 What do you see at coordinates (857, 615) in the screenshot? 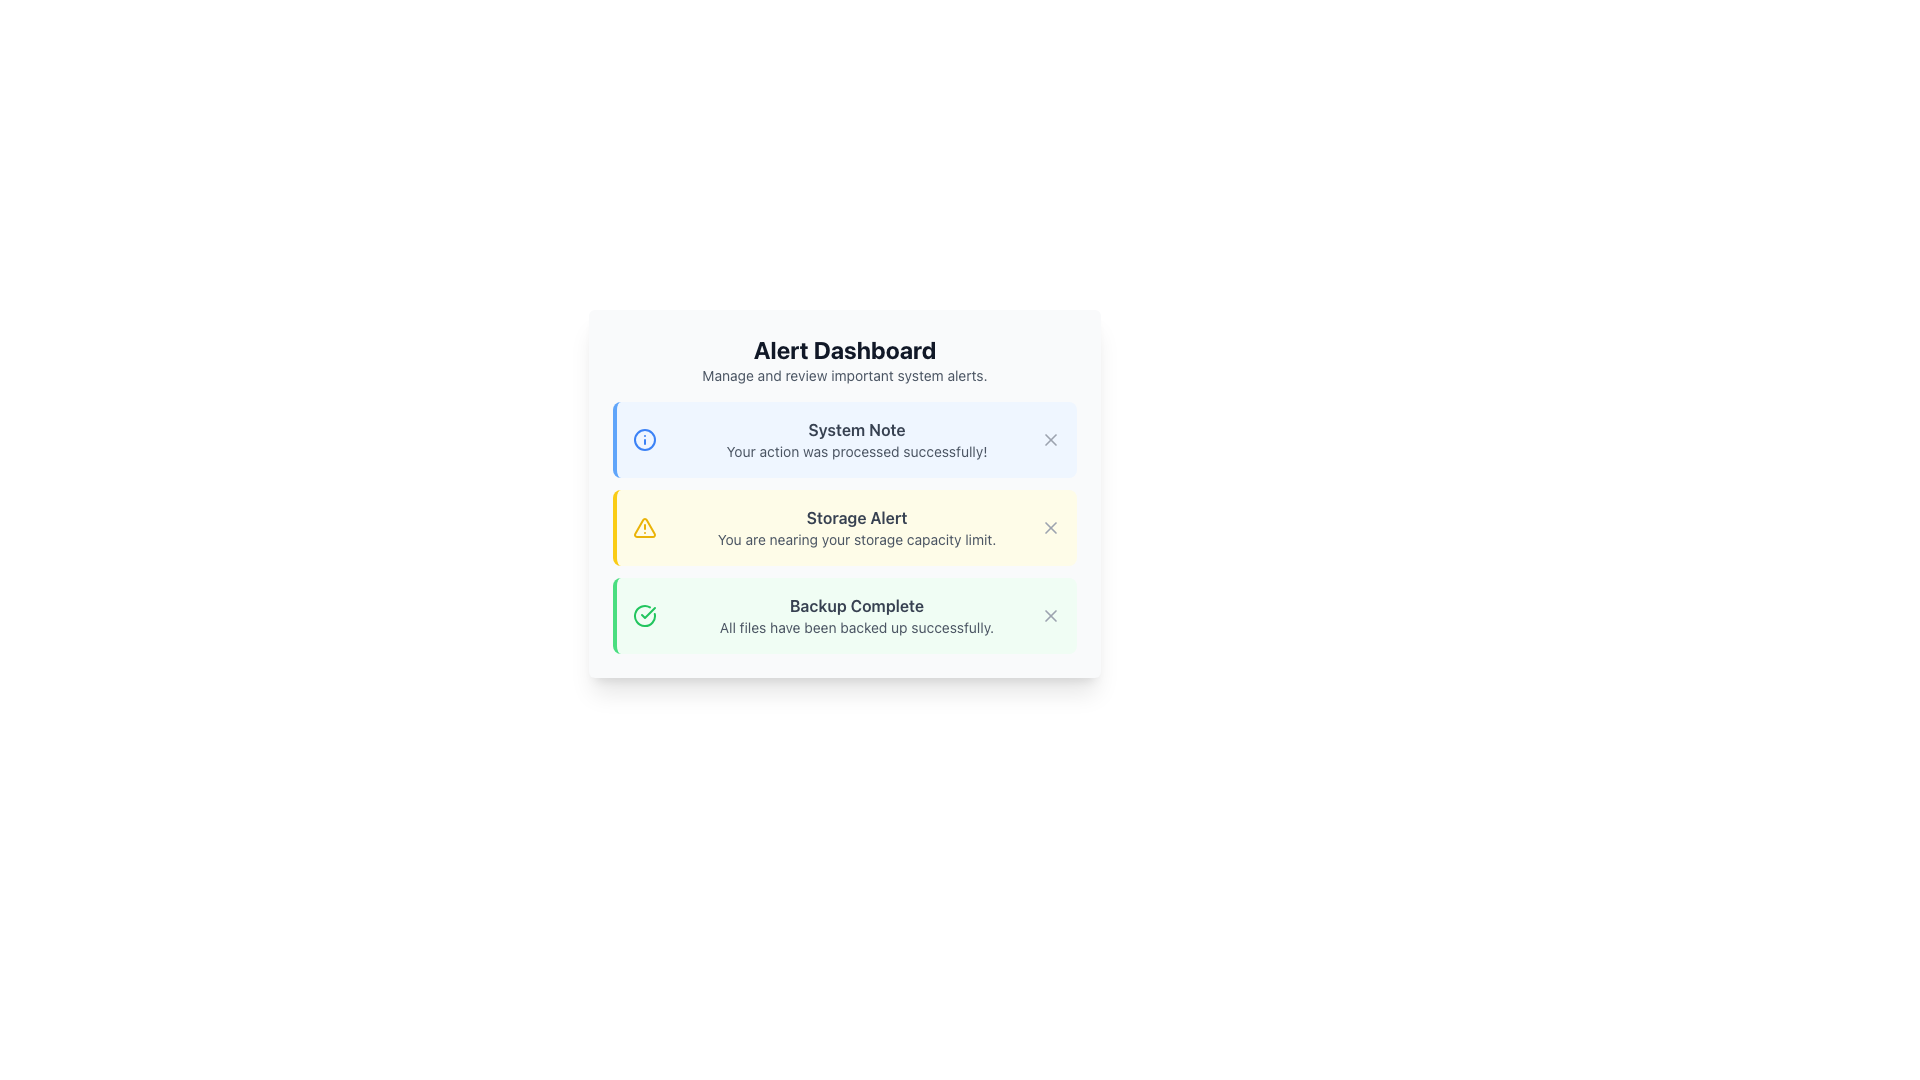
I see `the text block indicating 'Backup Complete' with a light green background on the Alert Dashboard, which is positioned at the bottom-most notification` at bounding box center [857, 615].